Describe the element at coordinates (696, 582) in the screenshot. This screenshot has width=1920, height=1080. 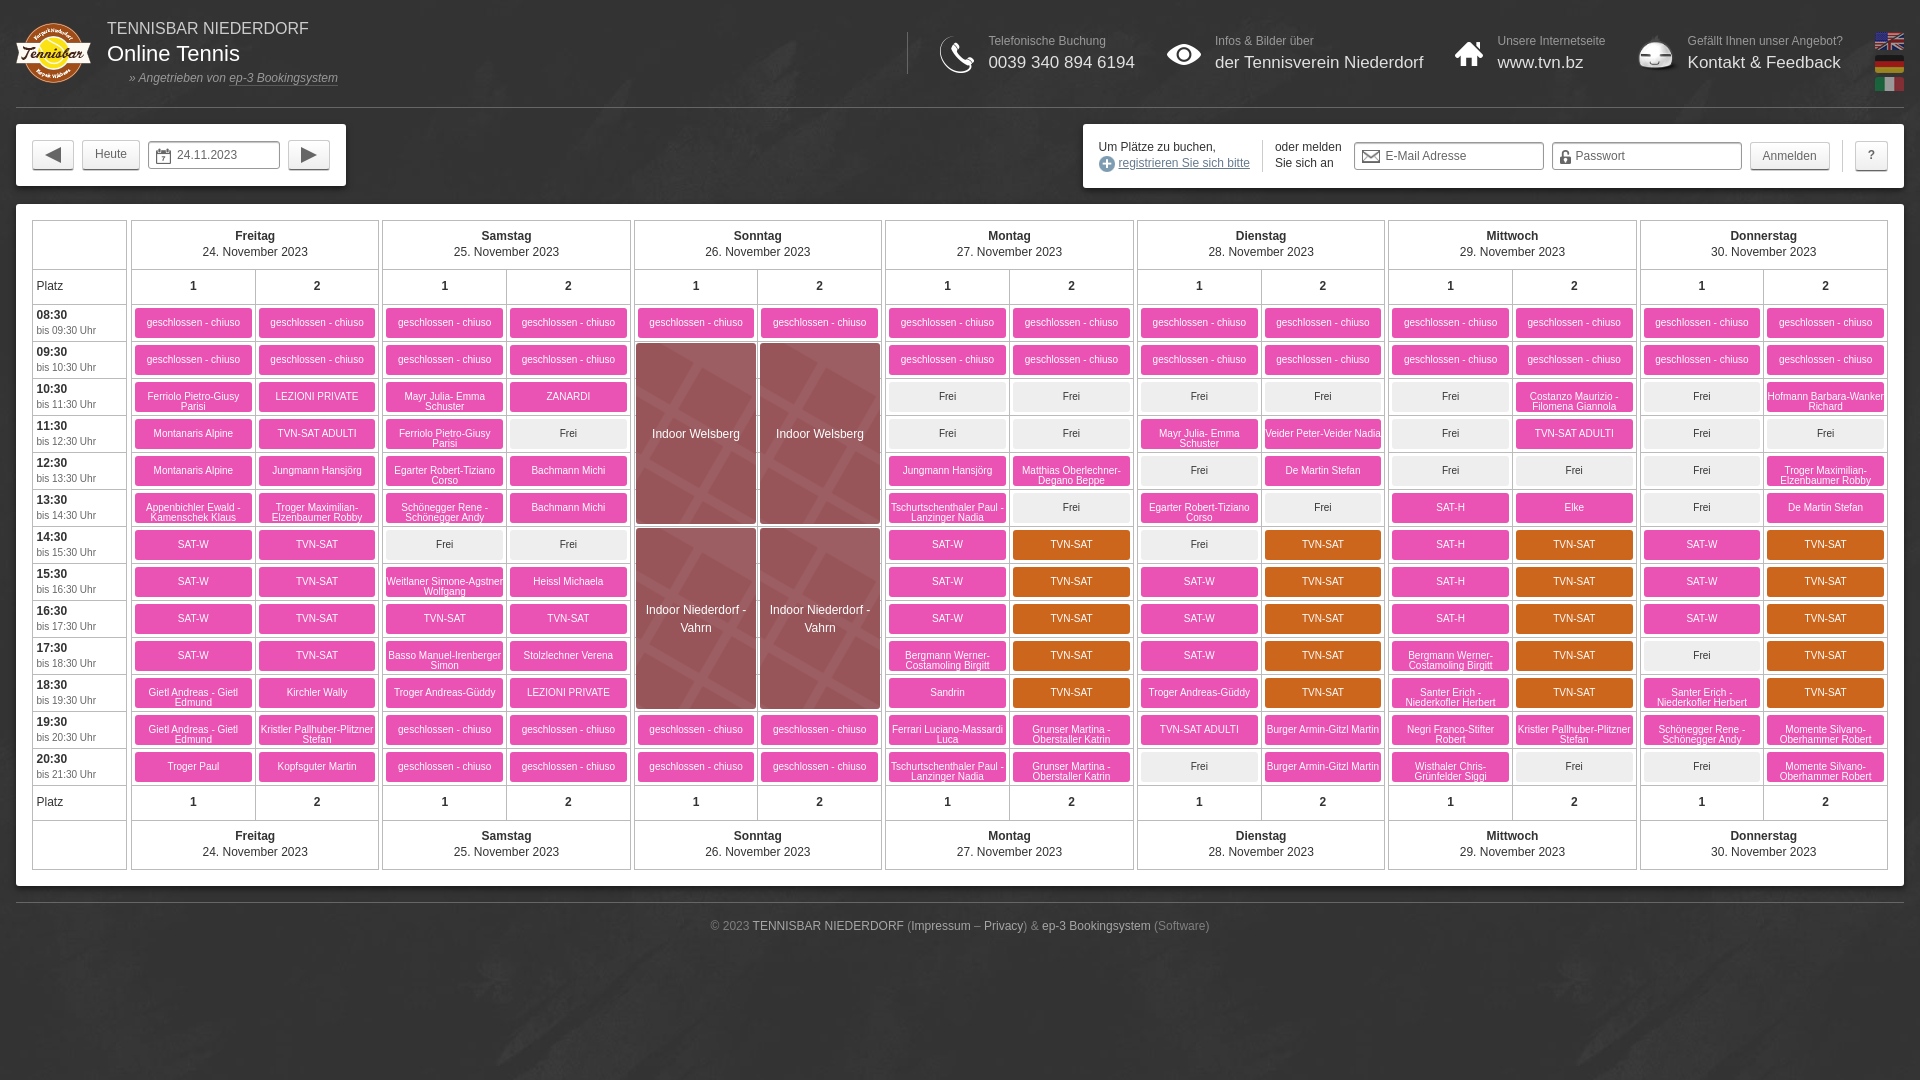
I see `'Indoor Niederdorf - Vahrn'` at that location.